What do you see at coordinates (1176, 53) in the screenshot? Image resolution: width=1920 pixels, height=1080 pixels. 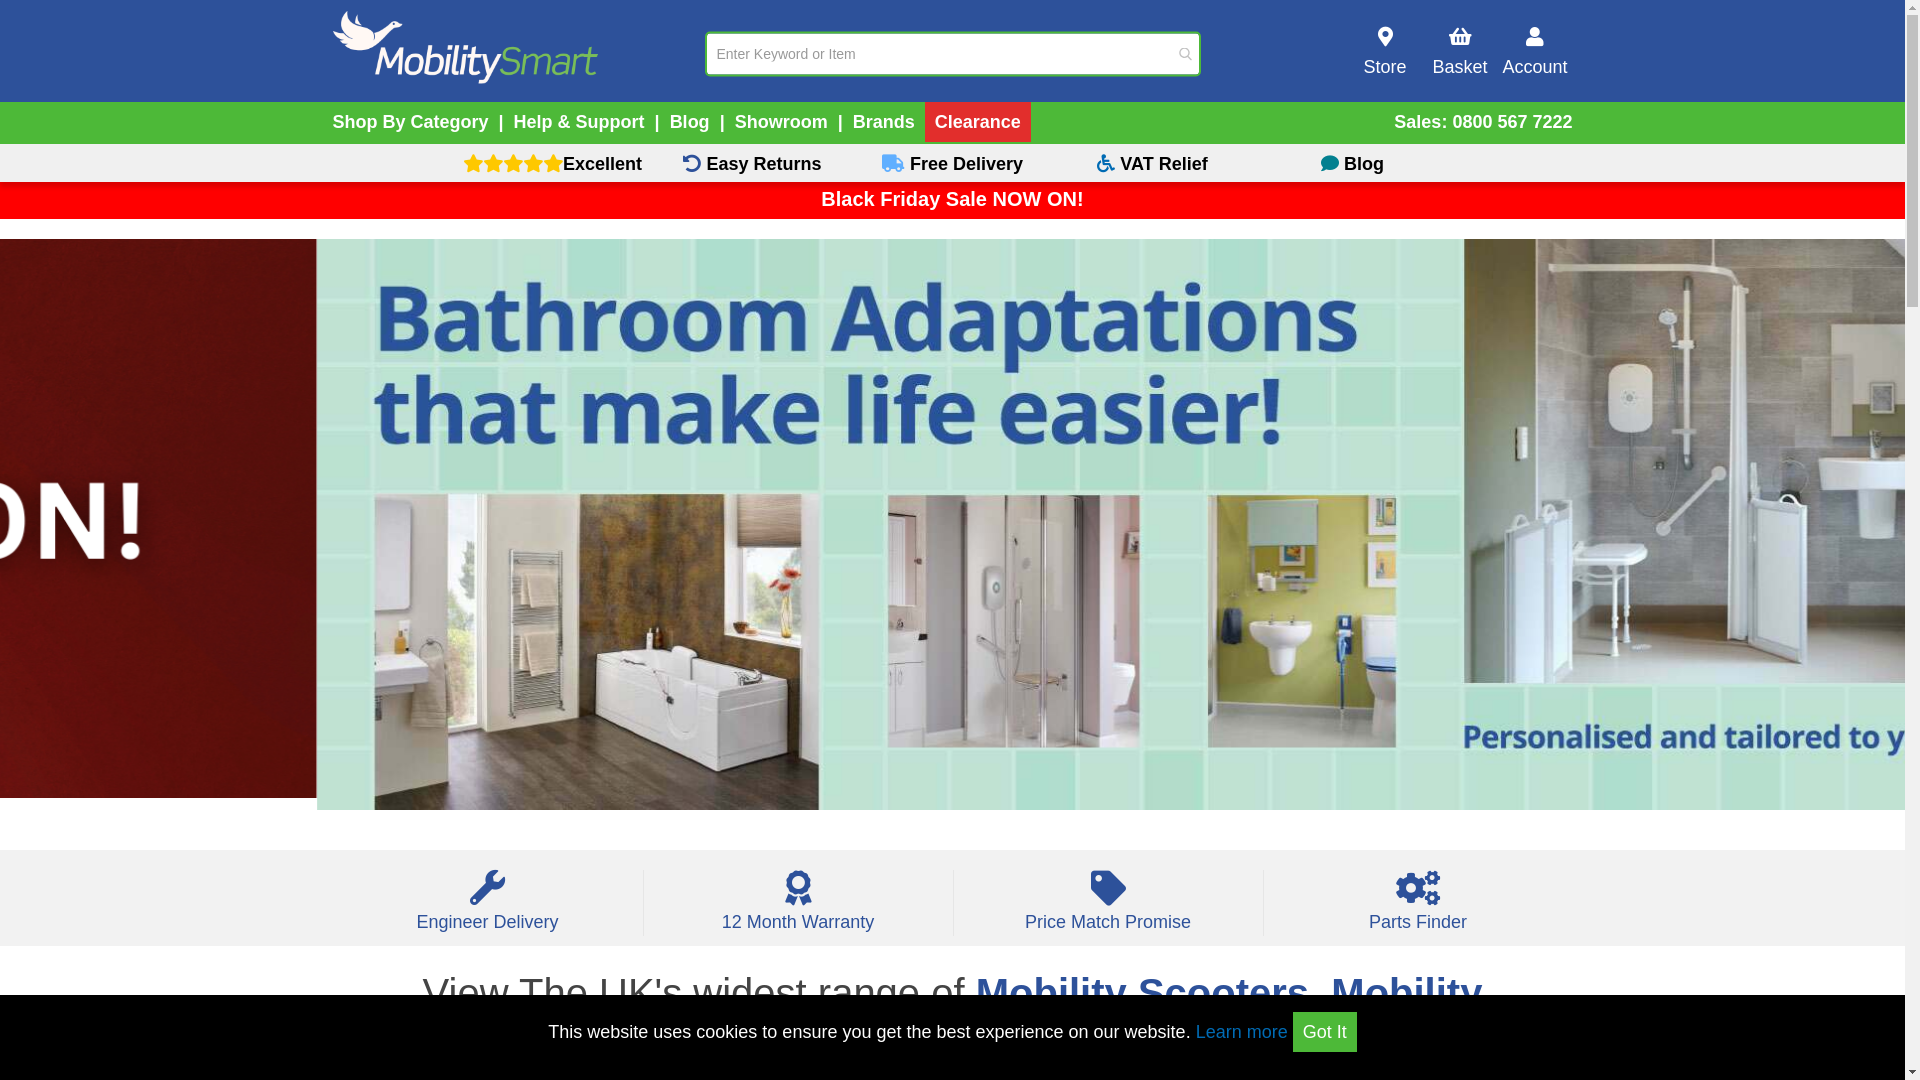 I see `'Search'` at bounding box center [1176, 53].